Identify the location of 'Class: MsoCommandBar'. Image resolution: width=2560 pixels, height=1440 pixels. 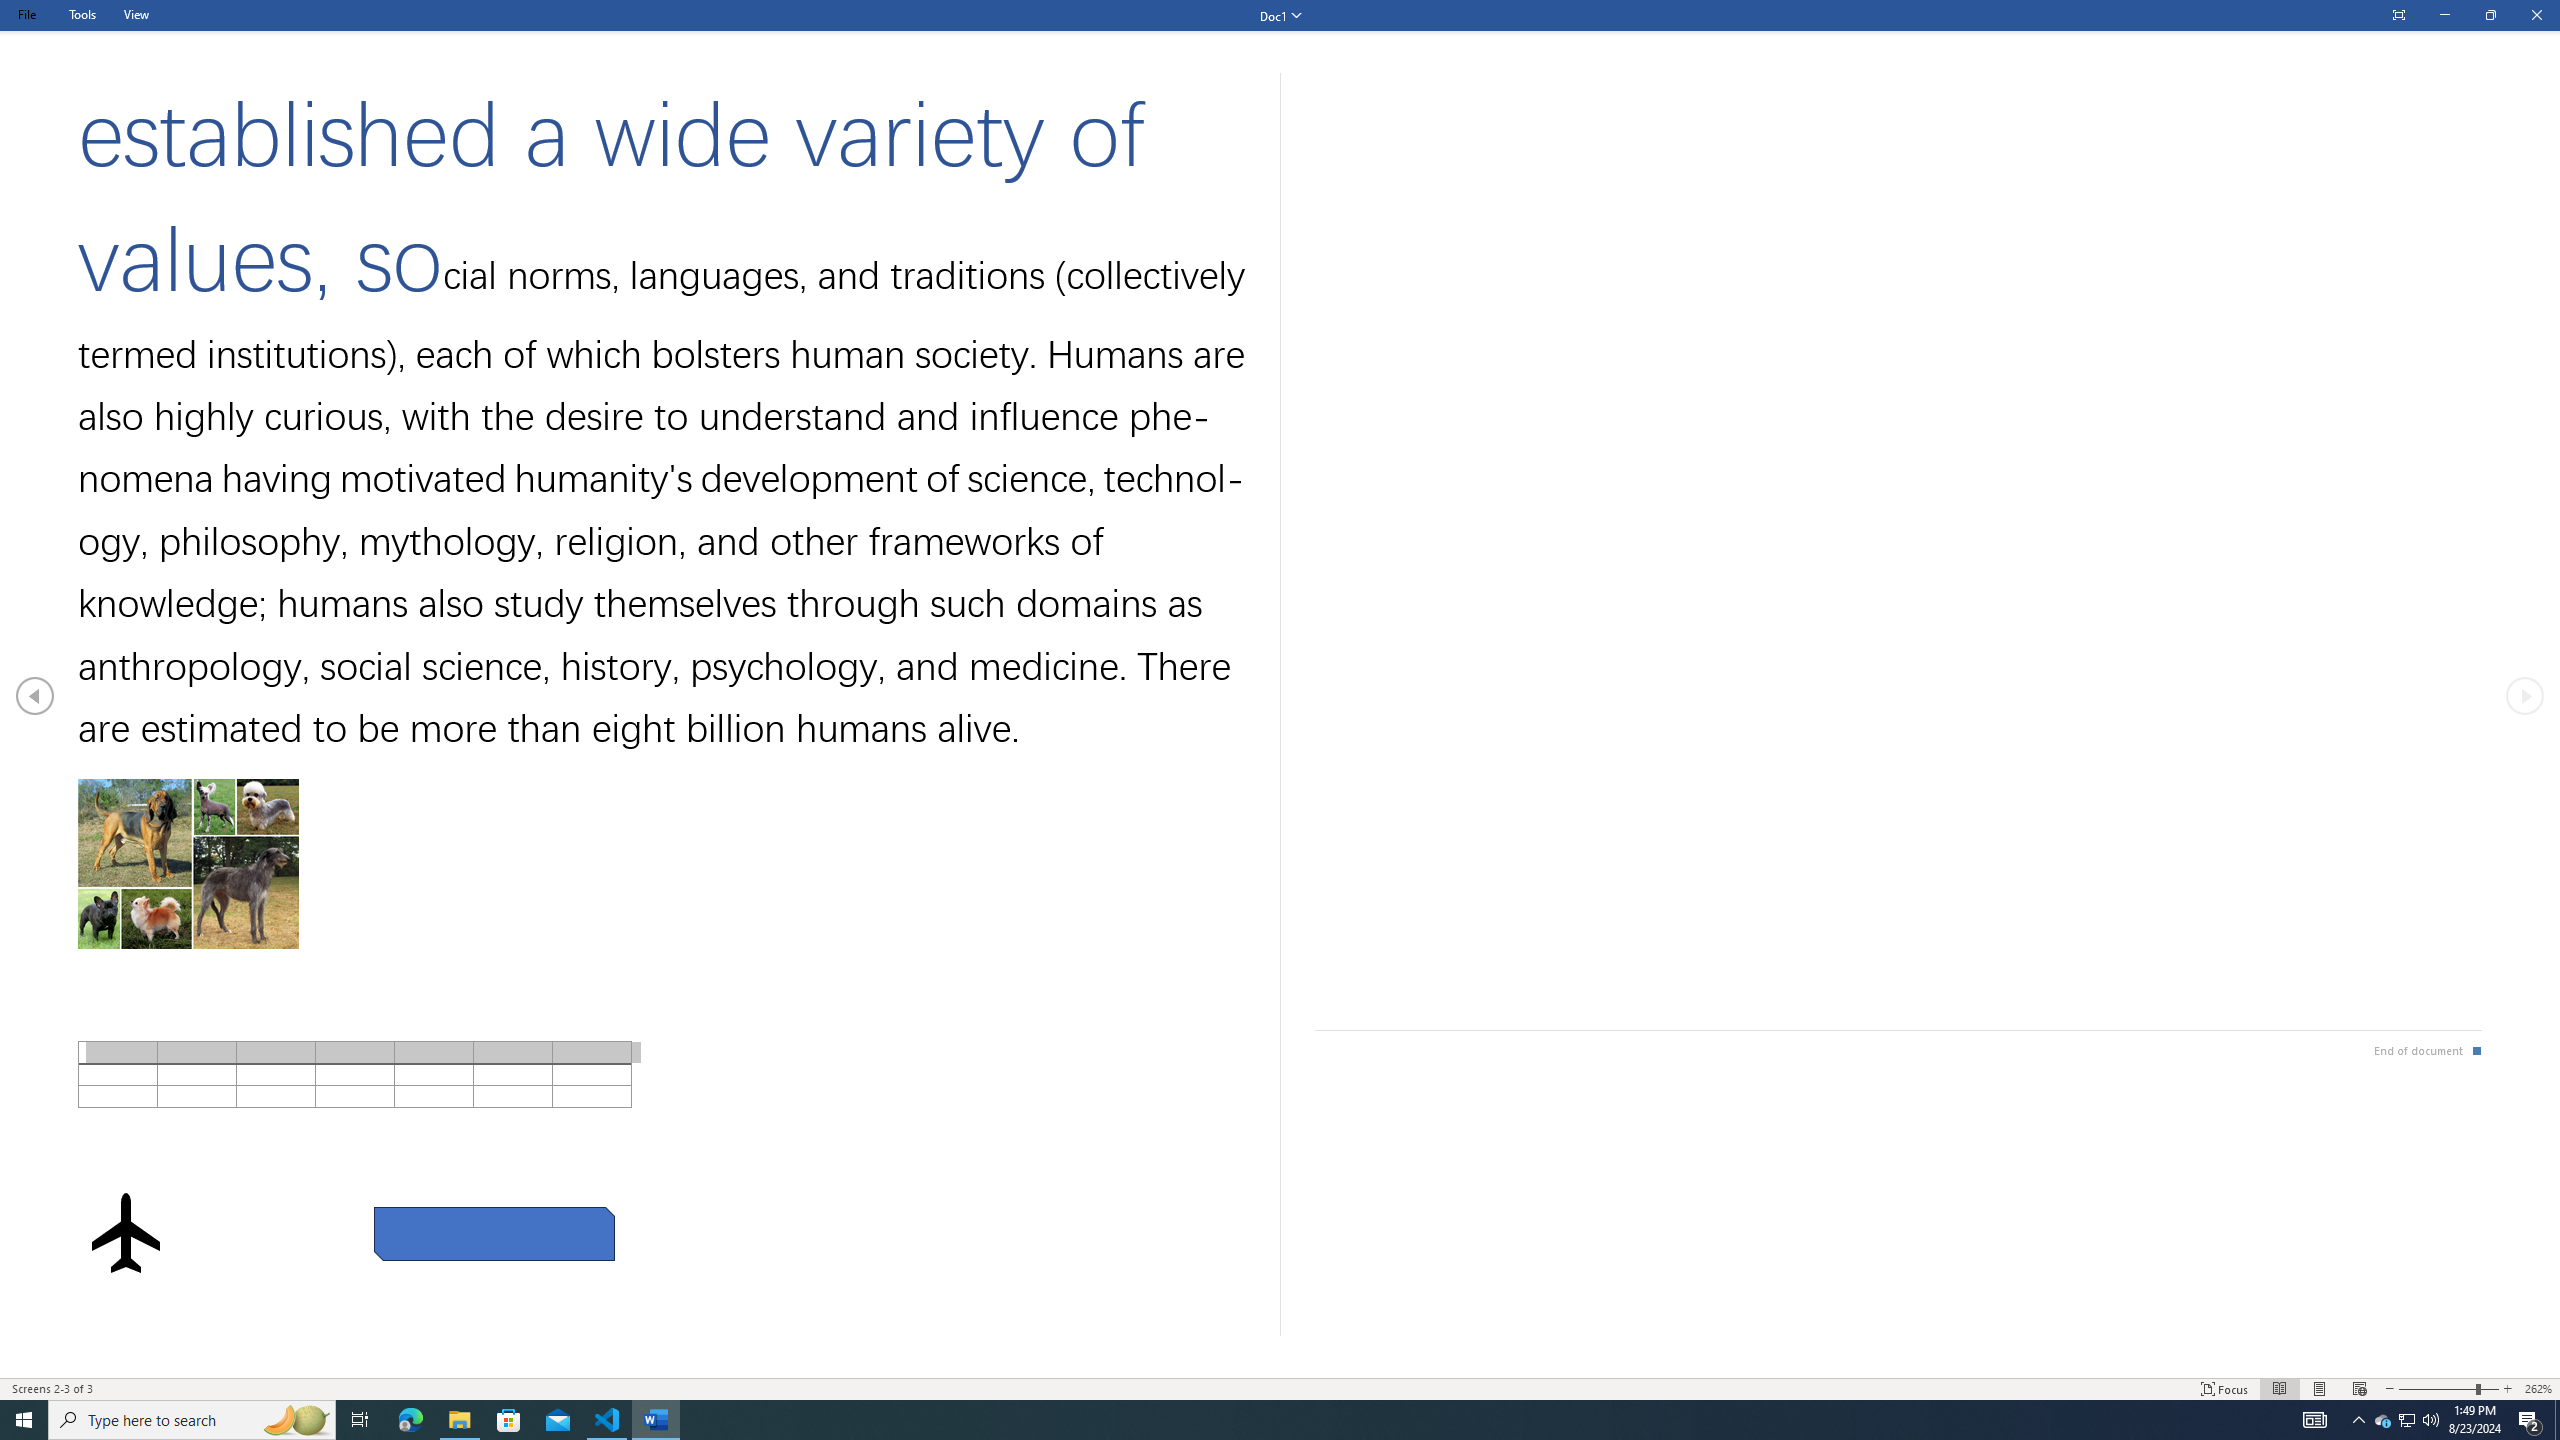
(1280, 1387).